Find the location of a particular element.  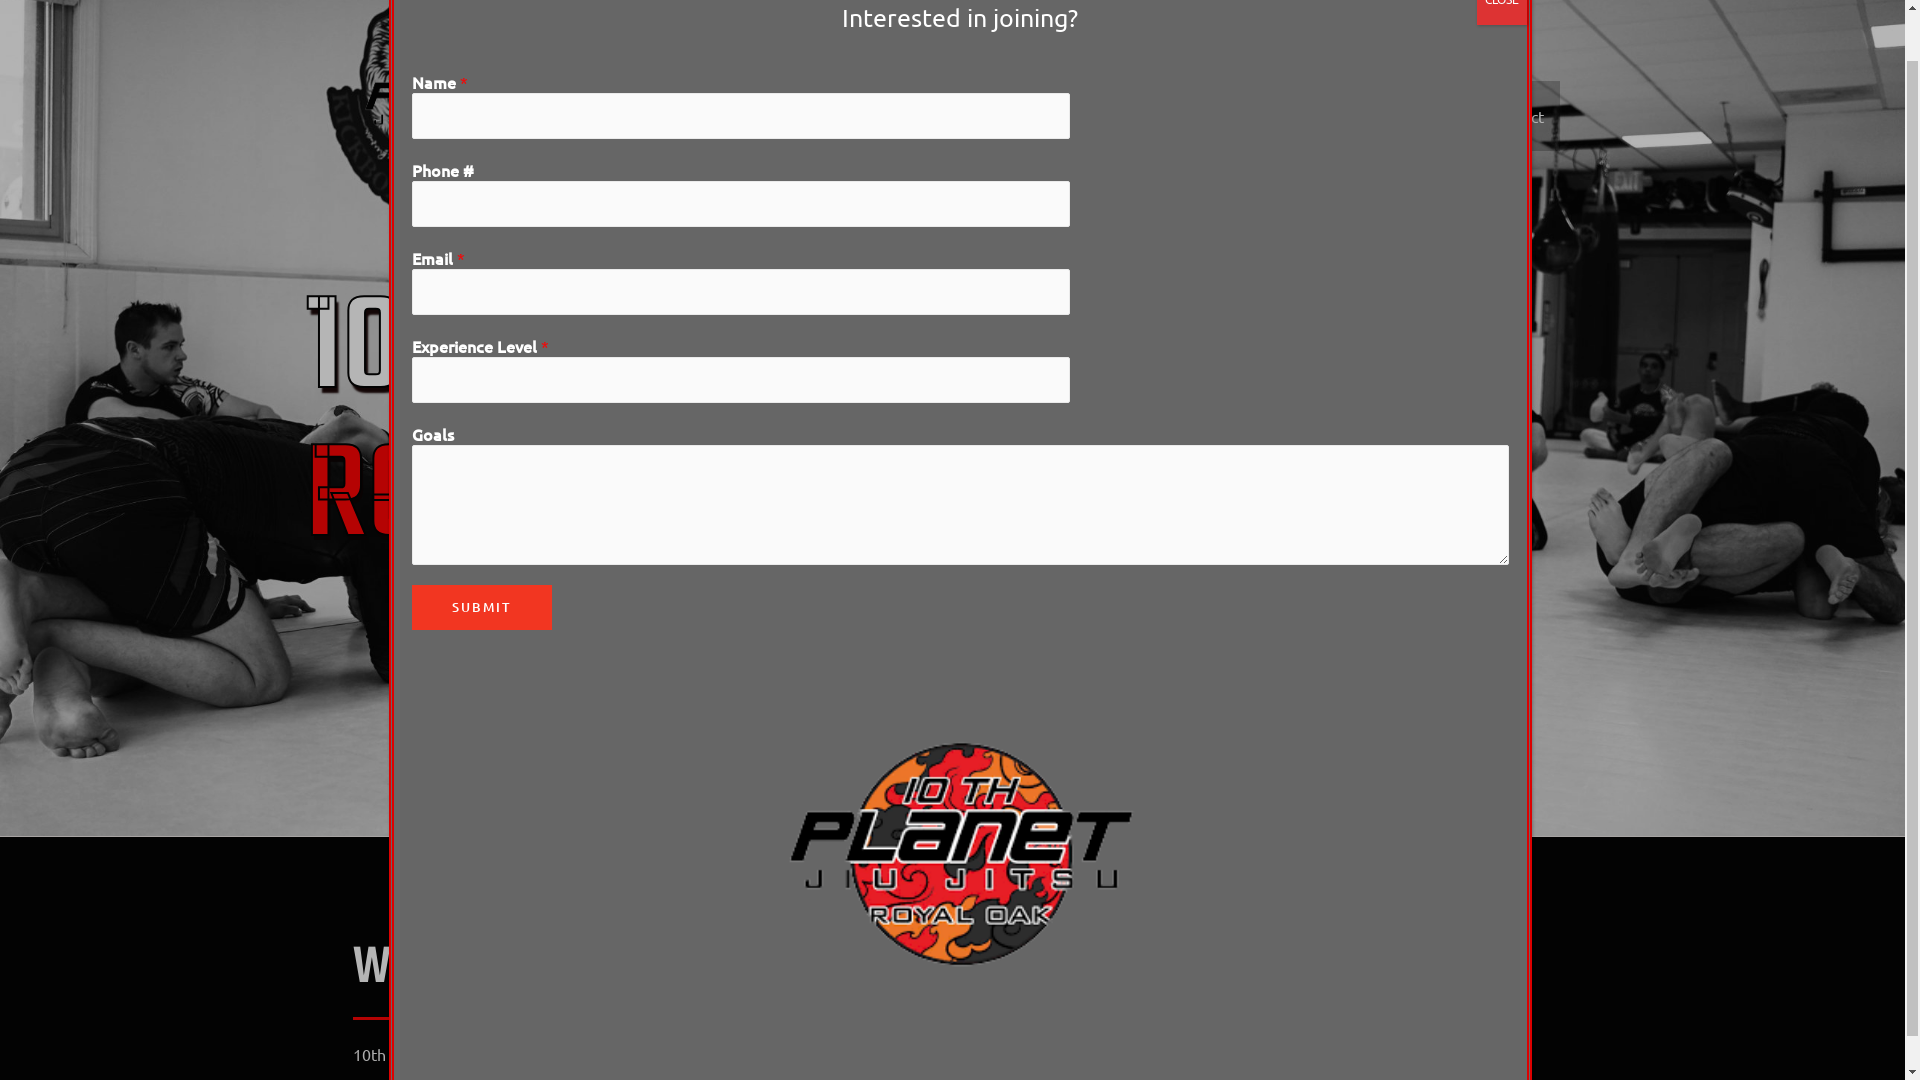

'Classes' is located at coordinates (1251, 115).